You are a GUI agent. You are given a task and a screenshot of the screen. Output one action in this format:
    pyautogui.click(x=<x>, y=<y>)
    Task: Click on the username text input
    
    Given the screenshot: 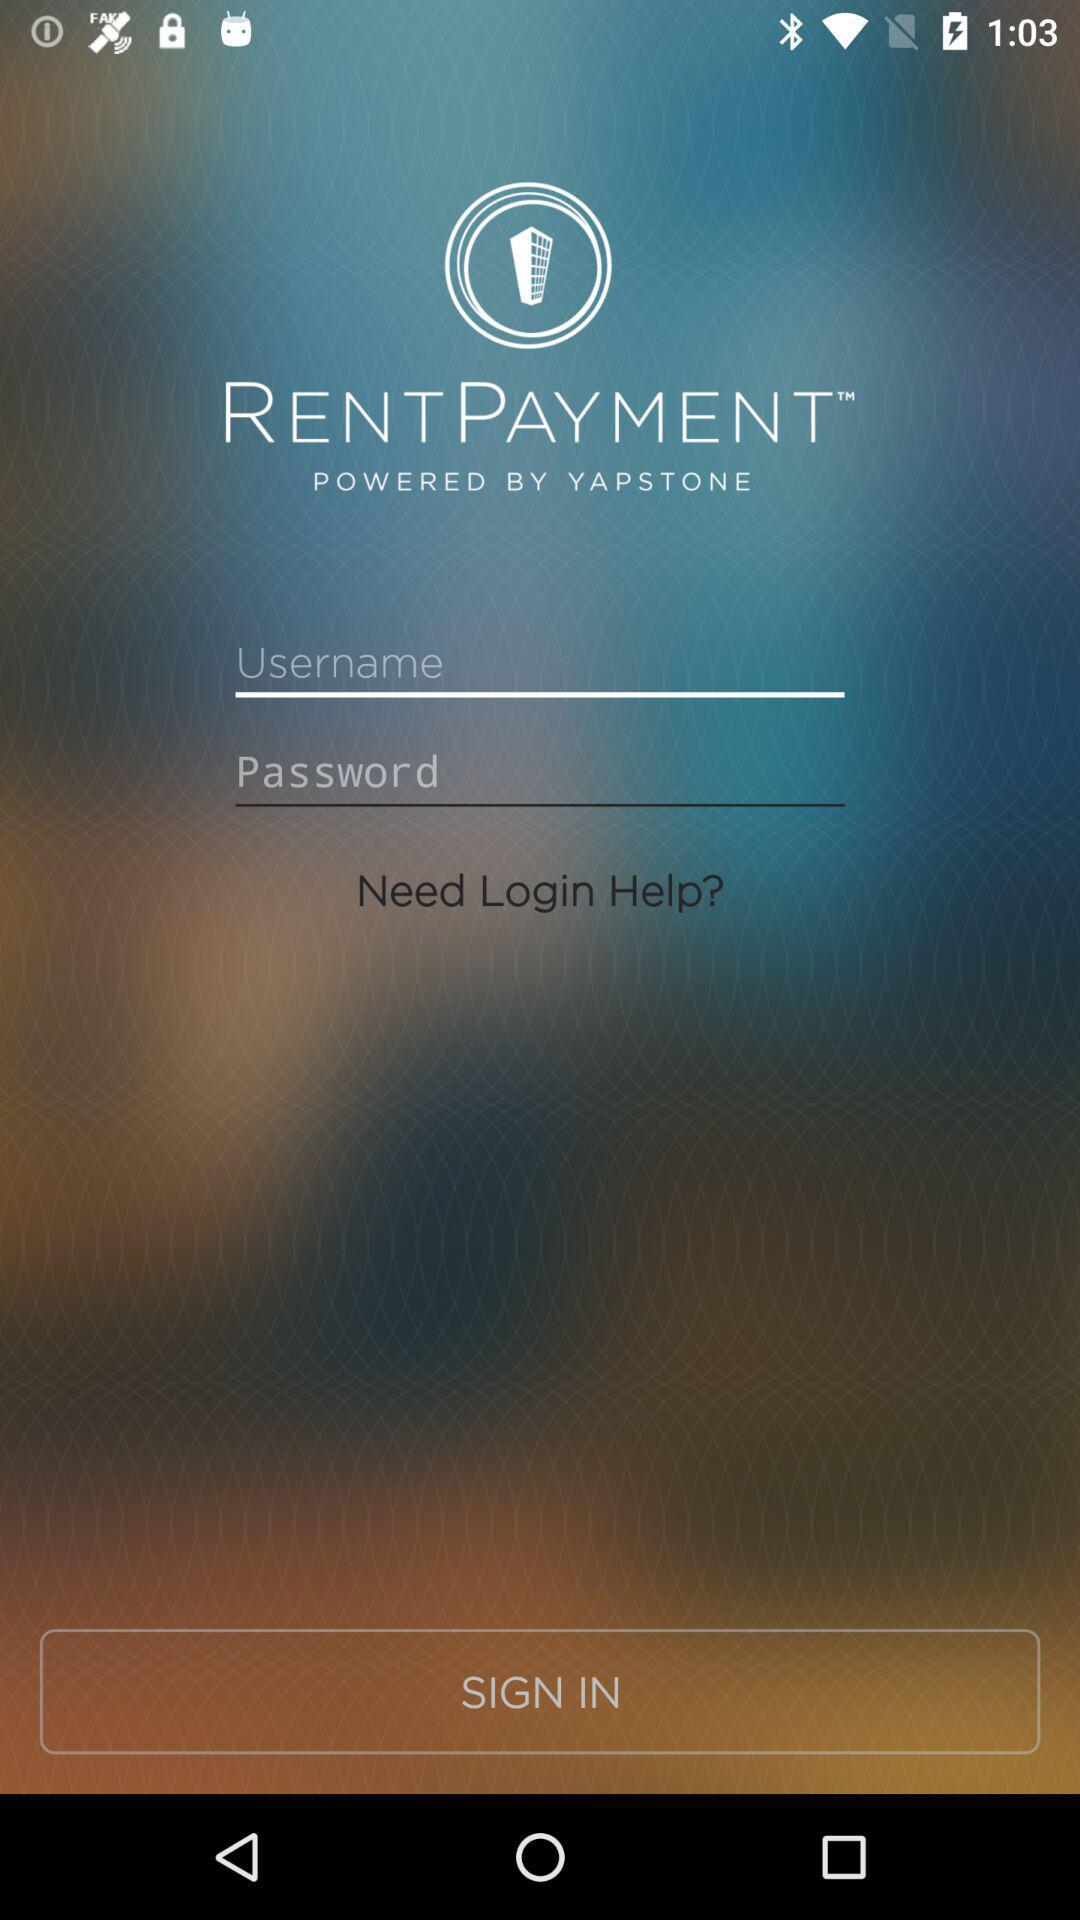 What is the action you would take?
    pyautogui.click(x=540, y=662)
    